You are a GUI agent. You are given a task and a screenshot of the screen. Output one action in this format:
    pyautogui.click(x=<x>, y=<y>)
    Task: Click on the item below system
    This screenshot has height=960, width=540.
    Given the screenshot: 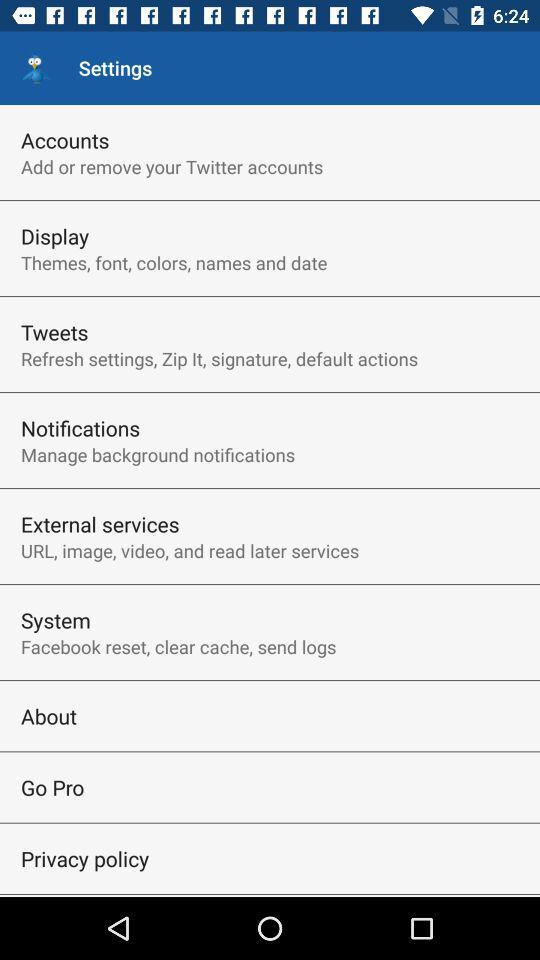 What is the action you would take?
    pyautogui.click(x=178, y=645)
    